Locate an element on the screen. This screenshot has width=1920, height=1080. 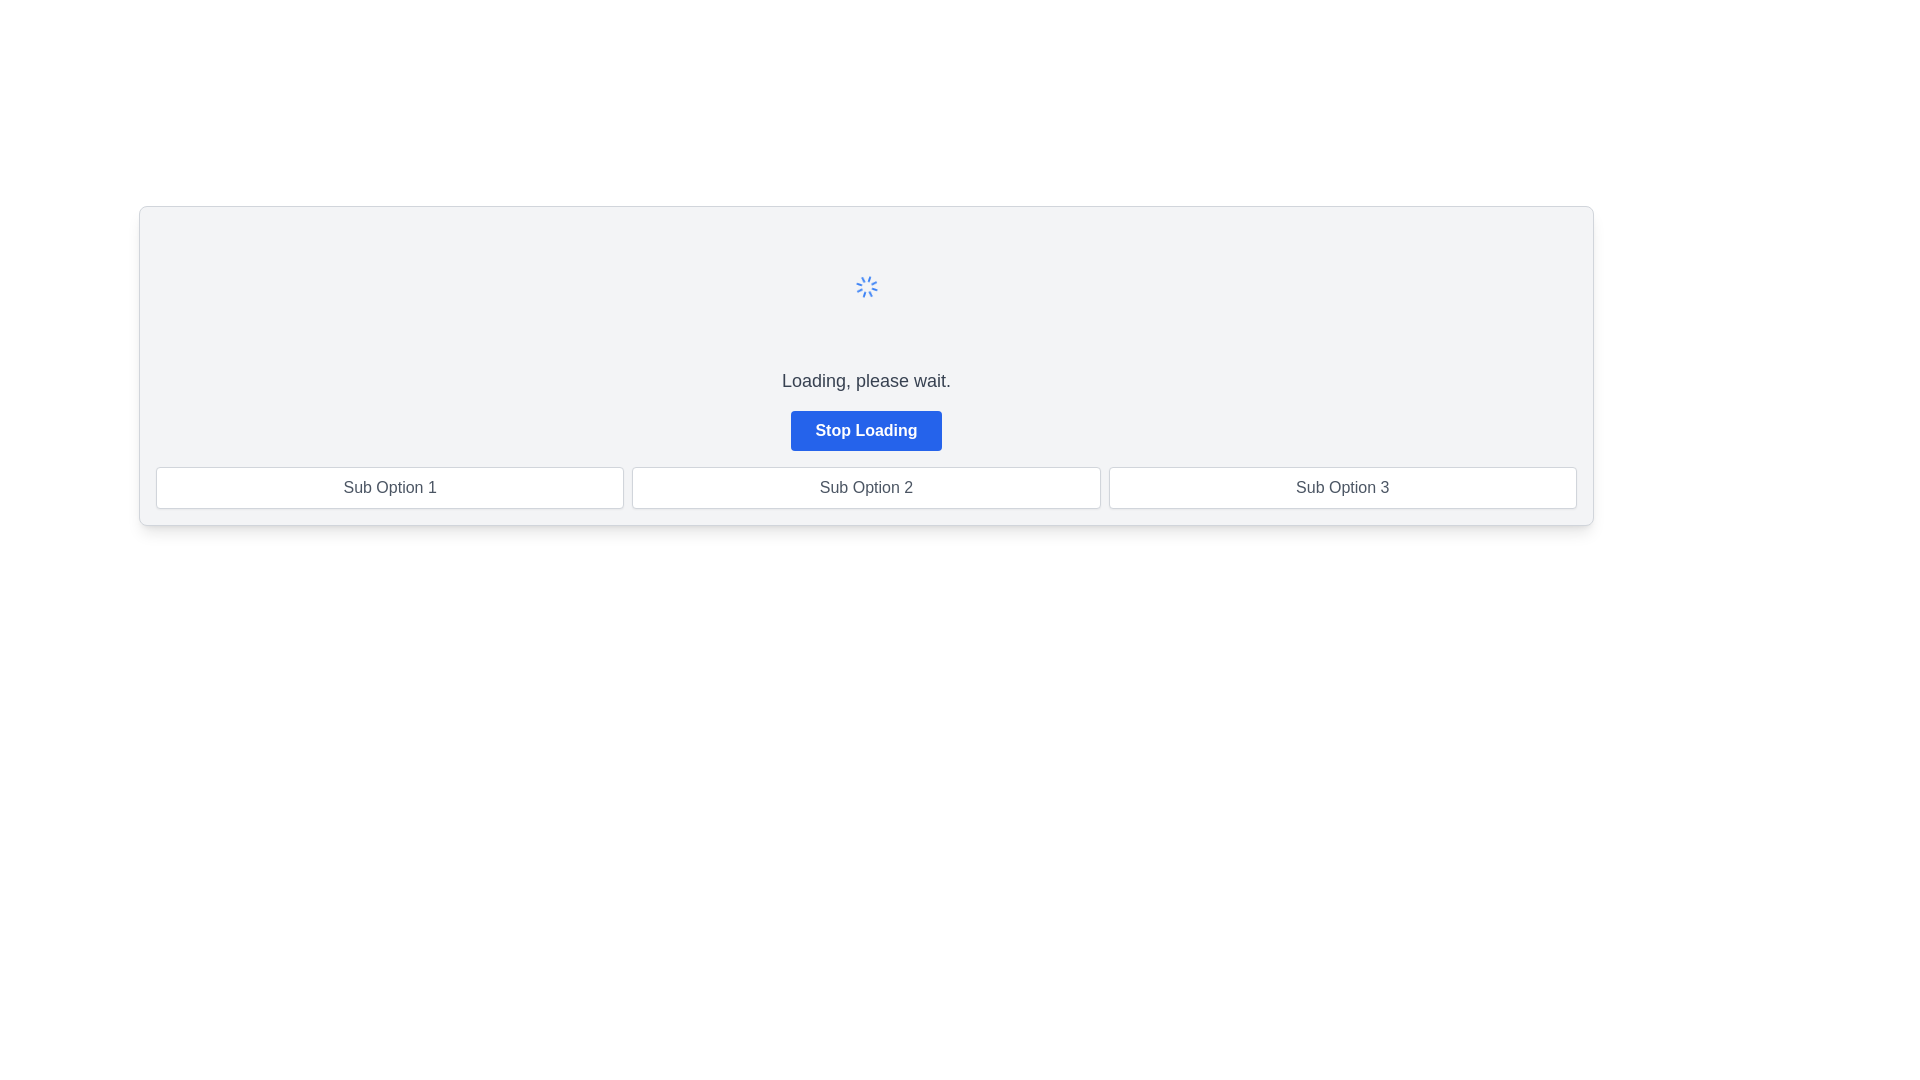
the static display element labeled 'Sub Option 1', which is the left-most button among three options positioned in the lower center area of the interface is located at coordinates (390, 488).